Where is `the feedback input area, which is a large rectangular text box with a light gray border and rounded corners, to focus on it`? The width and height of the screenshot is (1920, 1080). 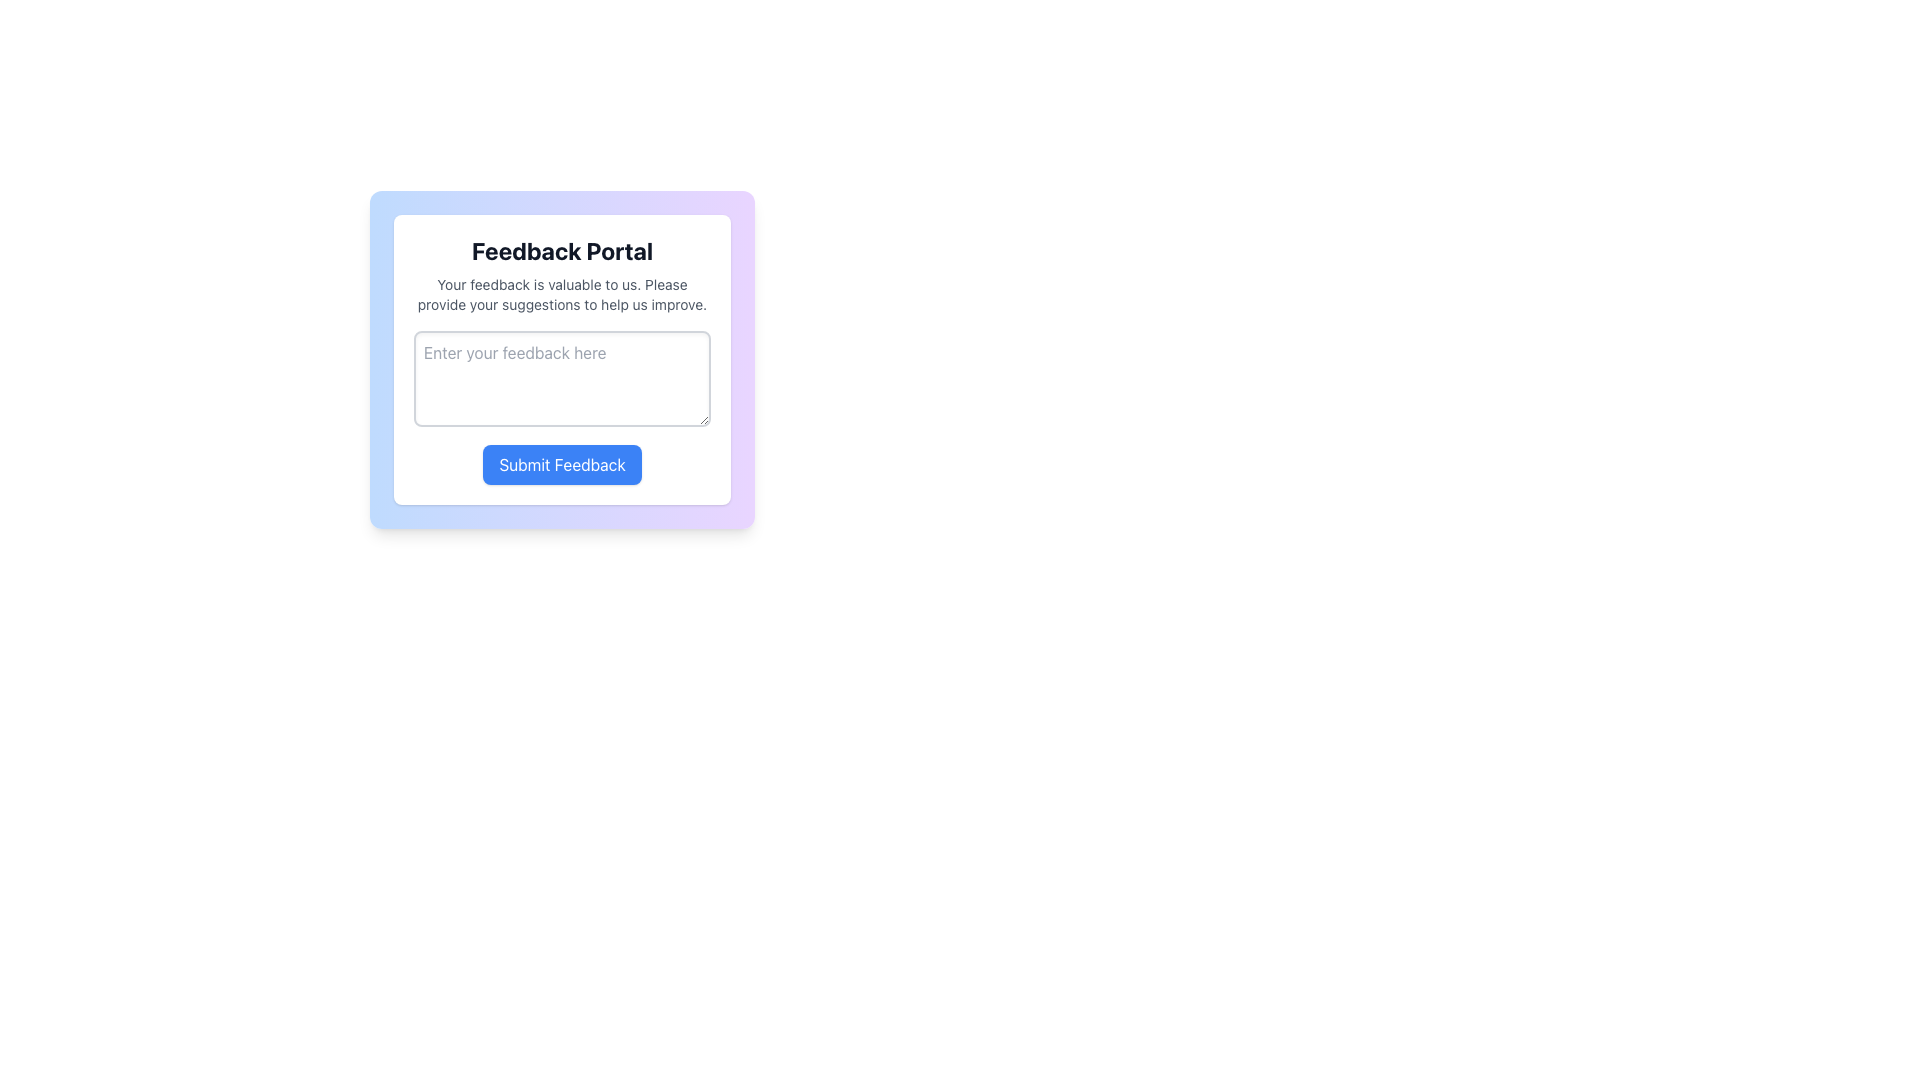
the feedback input area, which is a large rectangular text box with a light gray border and rounded corners, to focus on it is located at coordinates (561, 358).